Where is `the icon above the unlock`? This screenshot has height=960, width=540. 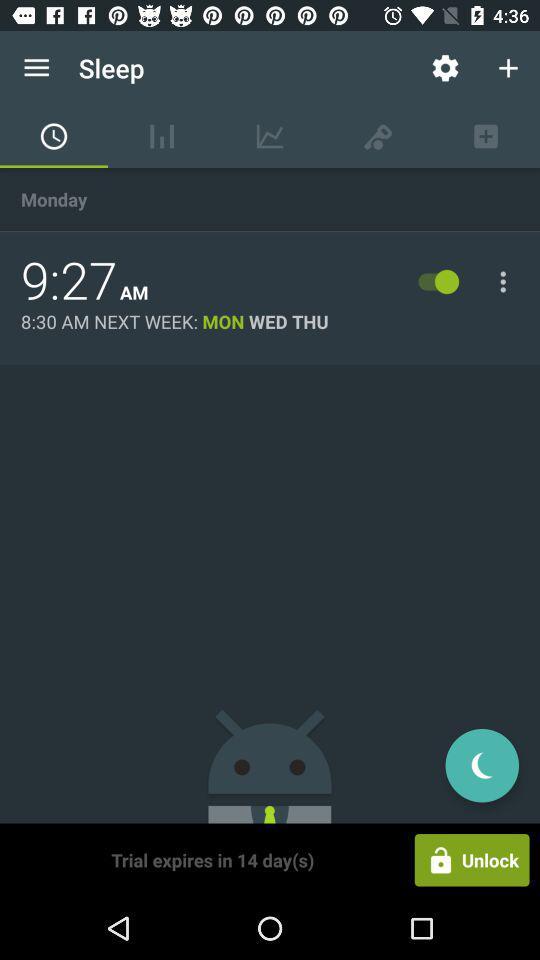 the icon above the unlock is located at coordinates (481, 764).